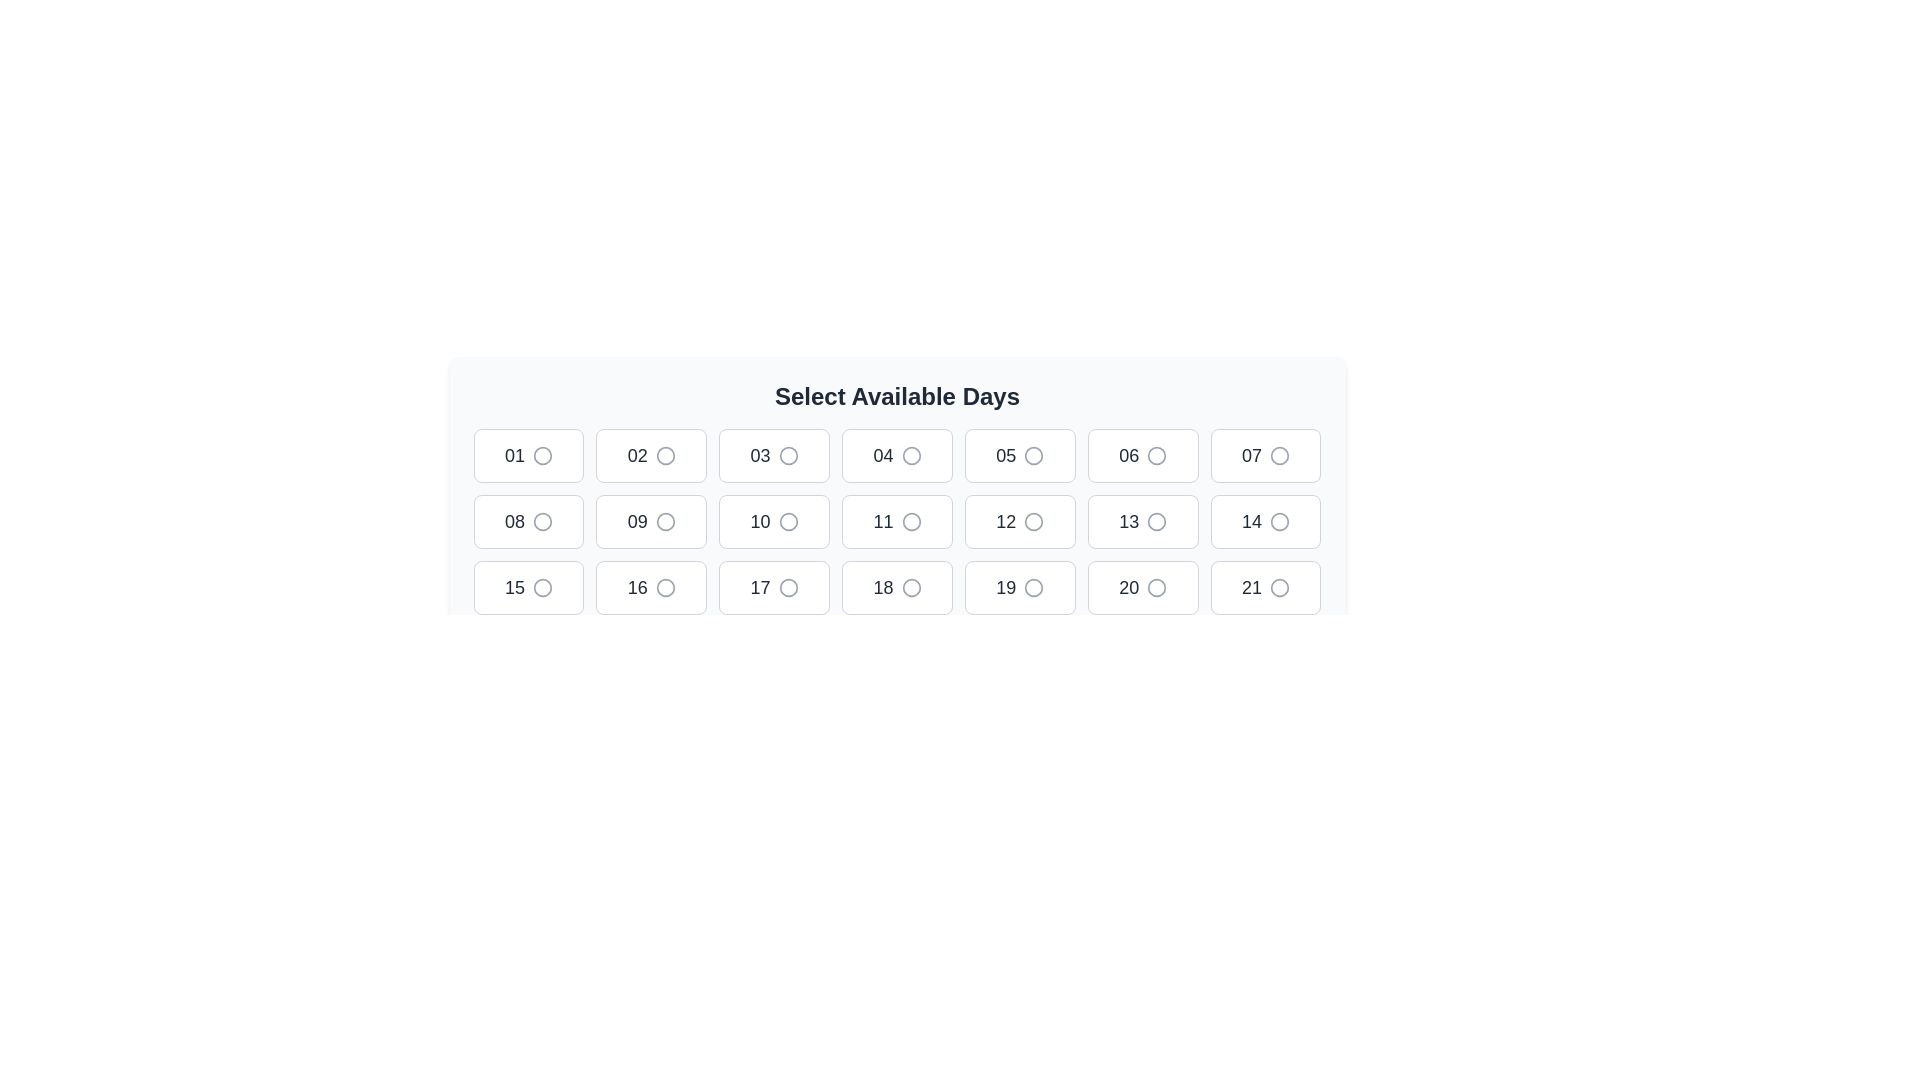 This screenshot has width=1920, height=1080. What do you see at coordinates (636, 586) in the screenshot?
I see `the text displaying the number '16' in bold, located in the center of the button within the grid beneath the heading 'Select Available Days'` at bounding box center [636, 586].